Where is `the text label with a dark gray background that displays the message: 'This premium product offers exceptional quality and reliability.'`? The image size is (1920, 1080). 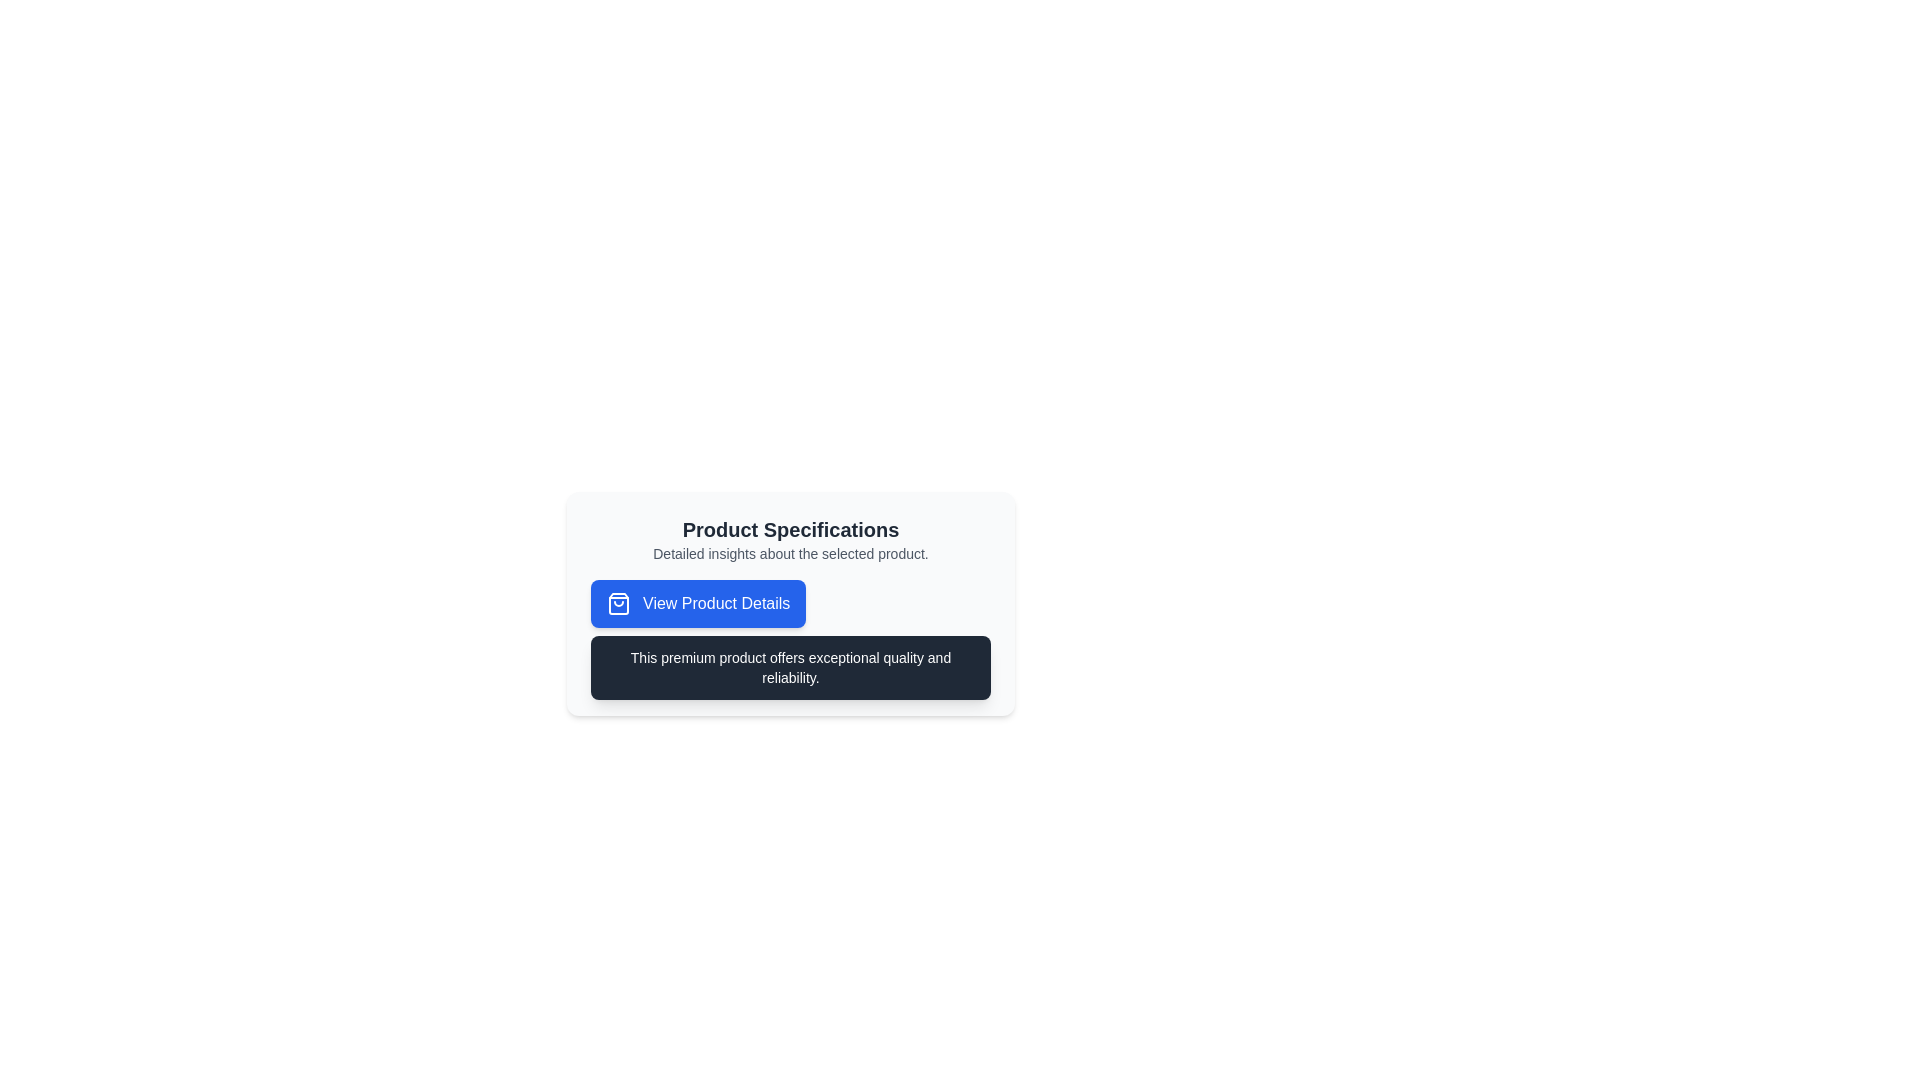
the text label with a dark gray background that displays the message: 'This premium product offers exceptional quality and reliability.' is located at coordinates (790, 667).